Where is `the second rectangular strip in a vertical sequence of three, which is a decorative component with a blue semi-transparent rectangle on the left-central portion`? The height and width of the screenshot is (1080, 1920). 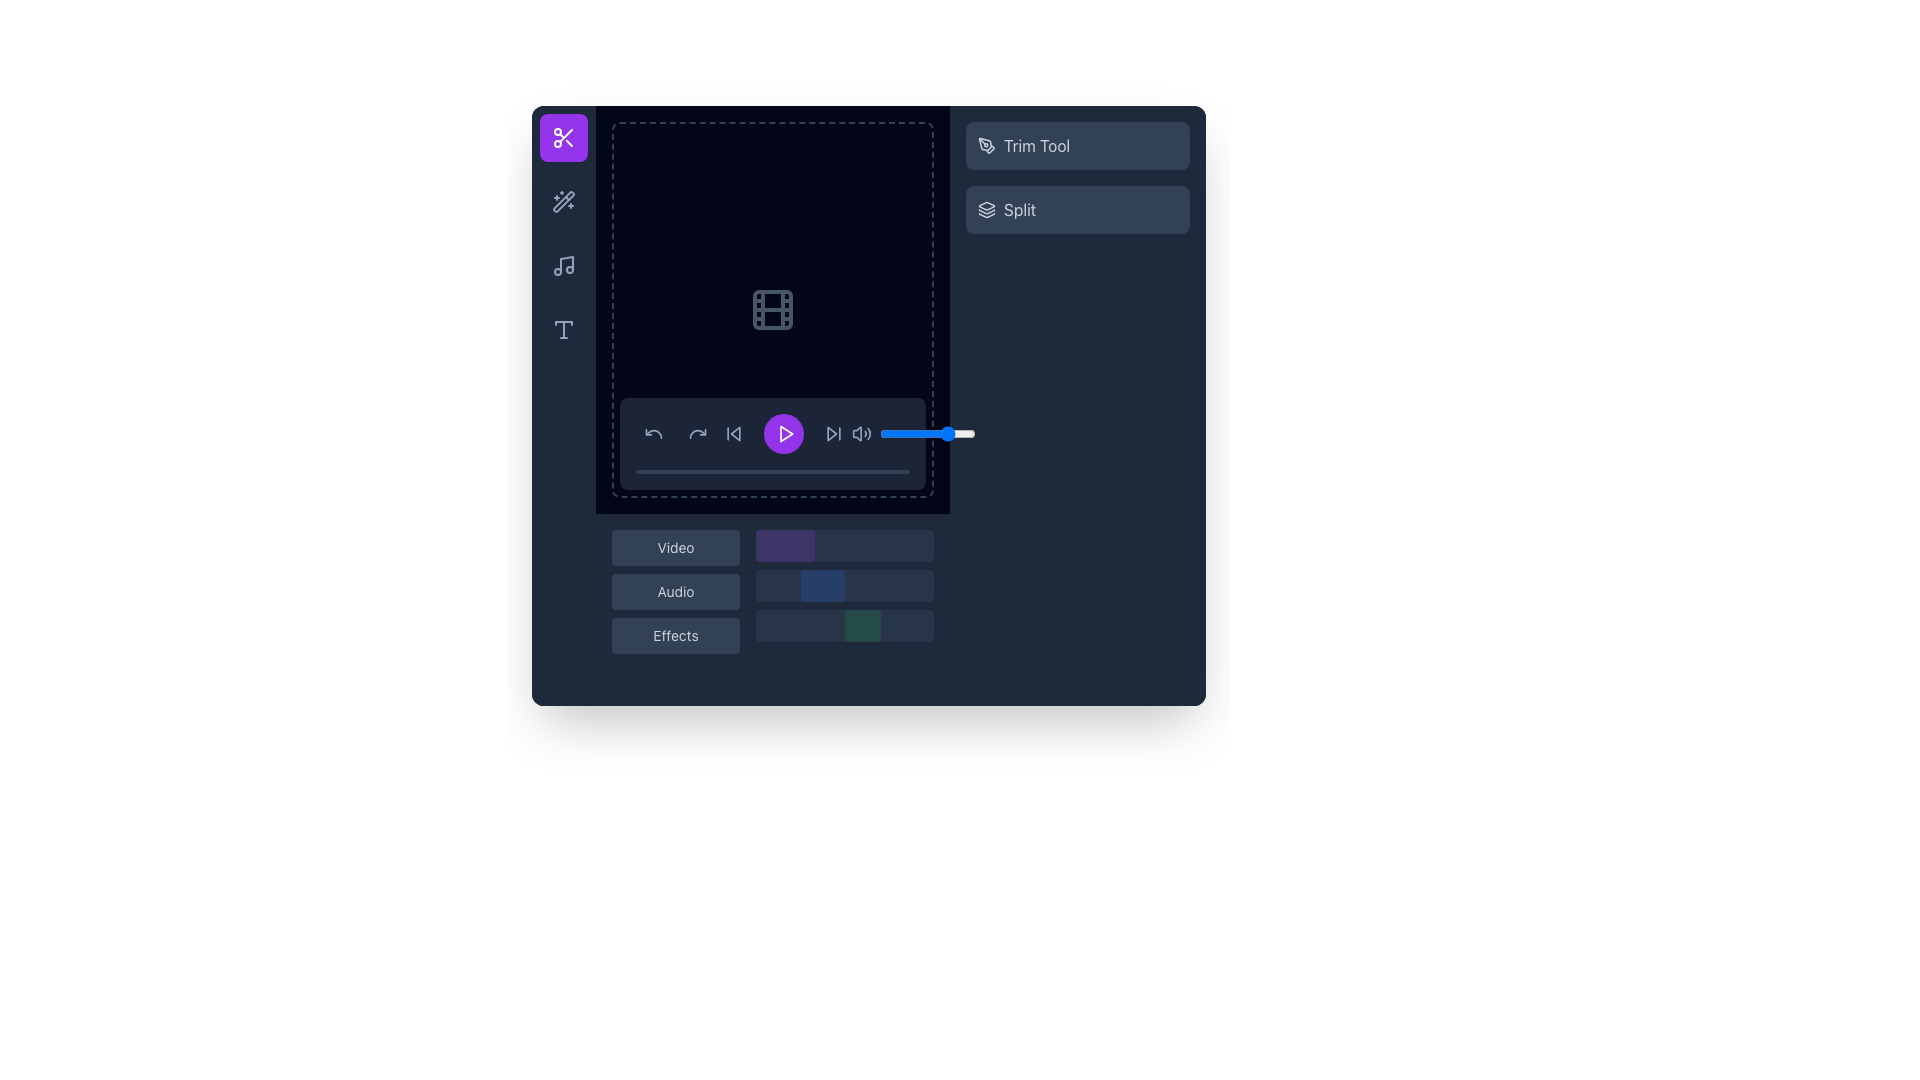 the second rectangular strip in a vertical sequence of three, which is a decorative component with a blue semi-transparent rectangle on the left-central portion is located at coordinates (844, 585).